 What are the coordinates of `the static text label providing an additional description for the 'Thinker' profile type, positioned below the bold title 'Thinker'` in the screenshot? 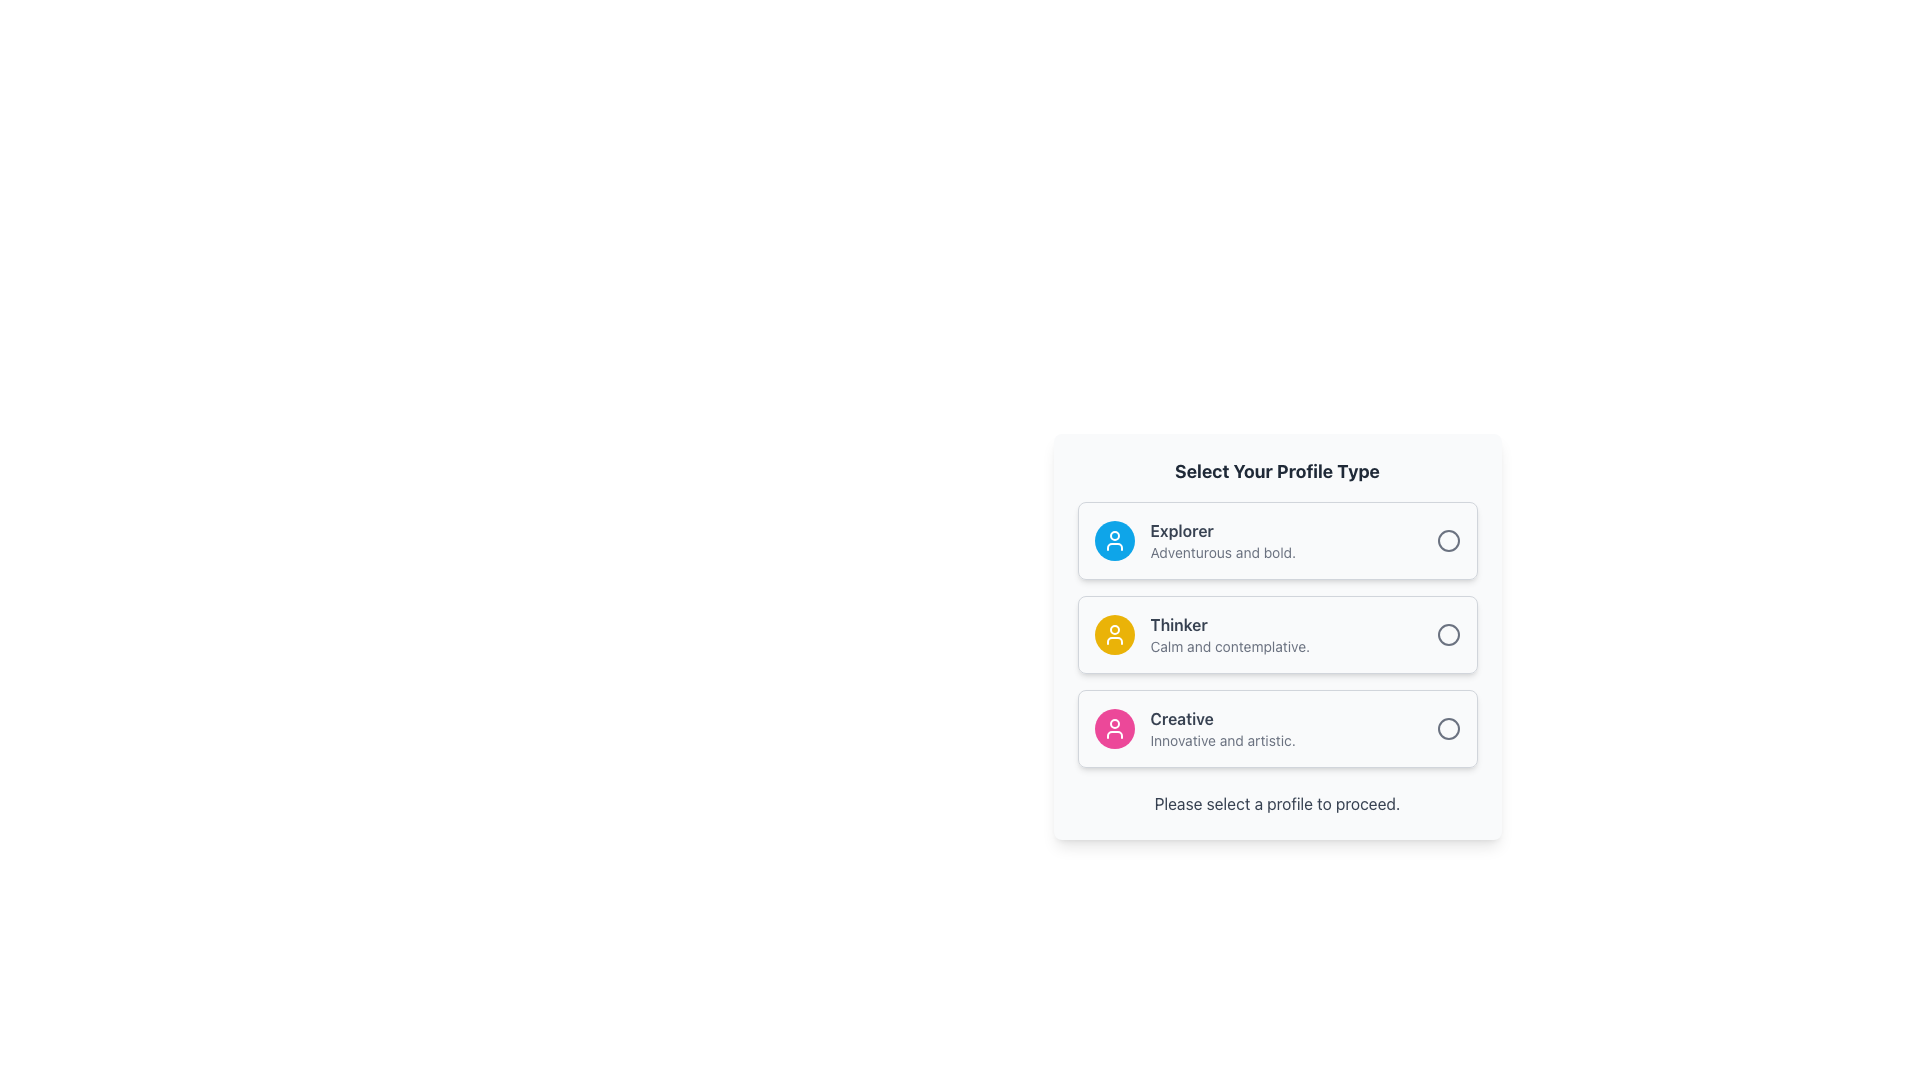 It's located at (1293, 647).